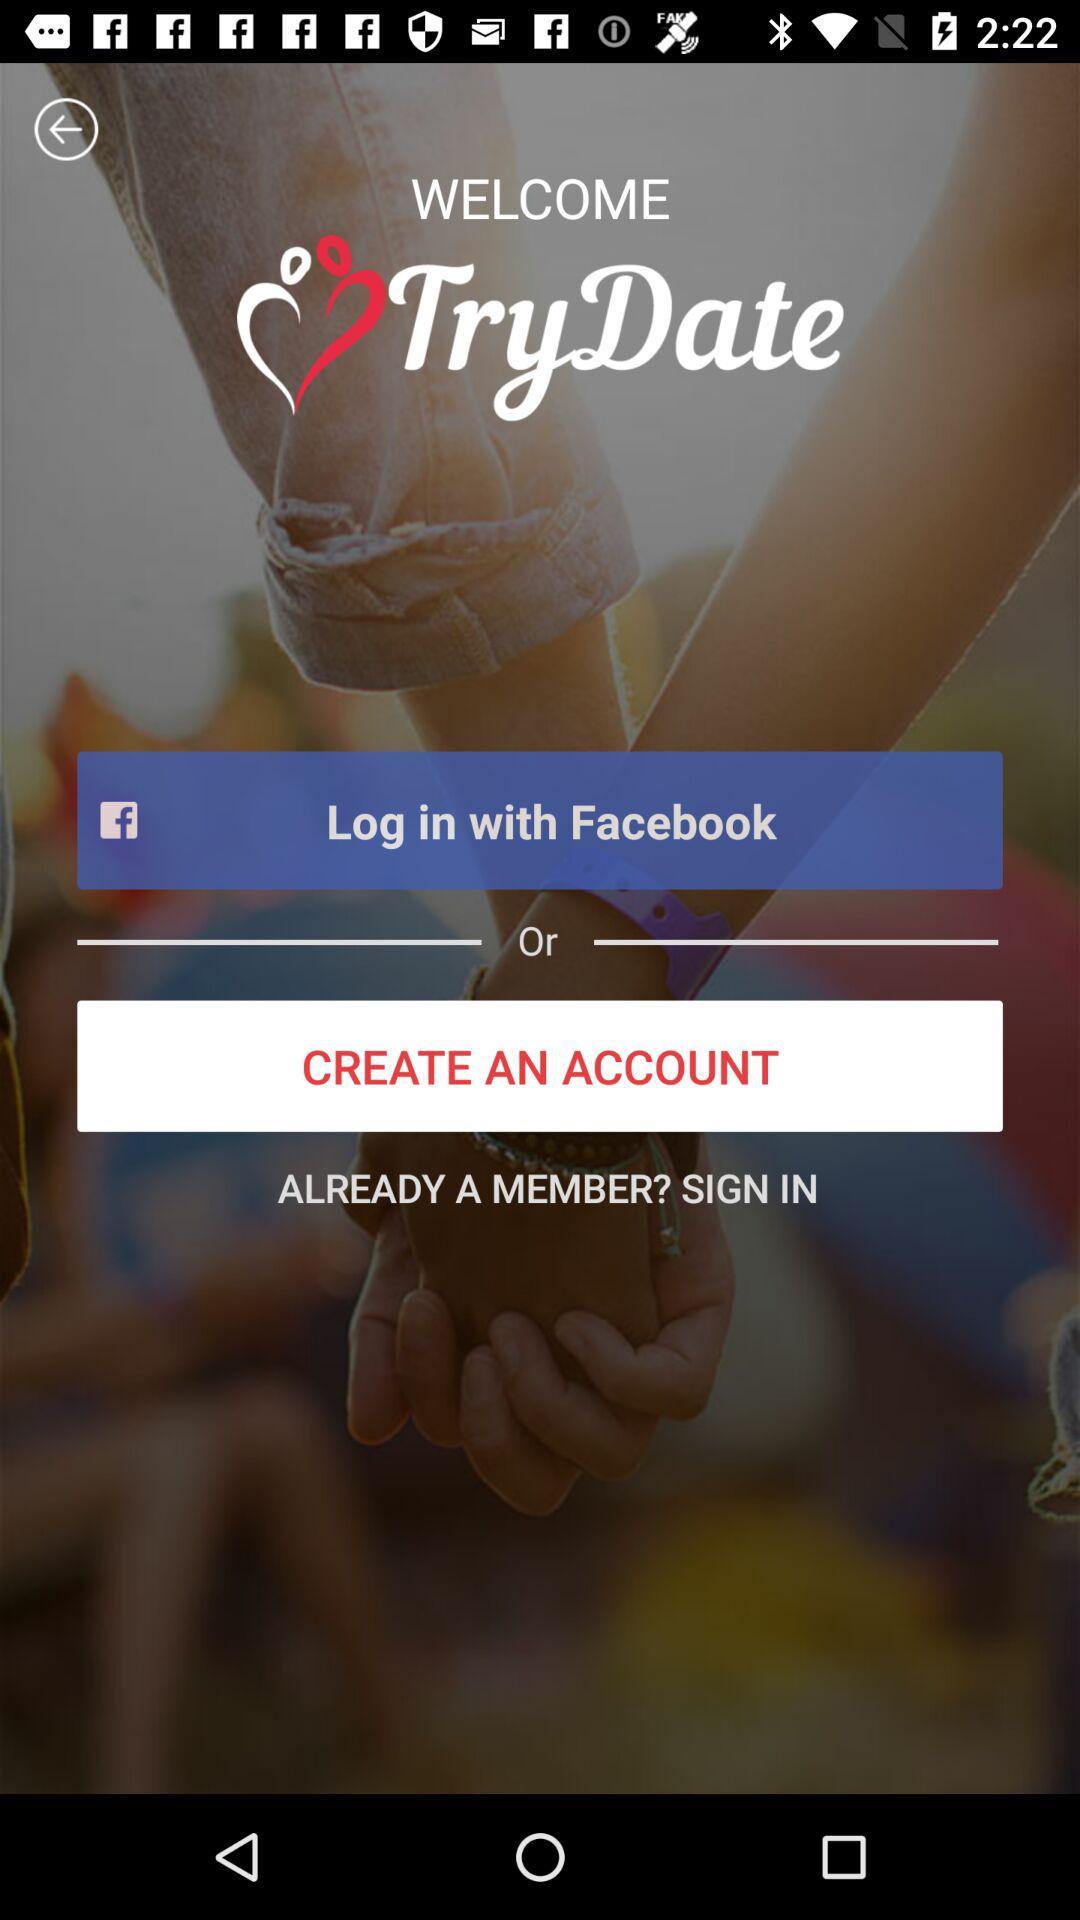  I want to click on the arrow_backward icon, so click(65, 128).